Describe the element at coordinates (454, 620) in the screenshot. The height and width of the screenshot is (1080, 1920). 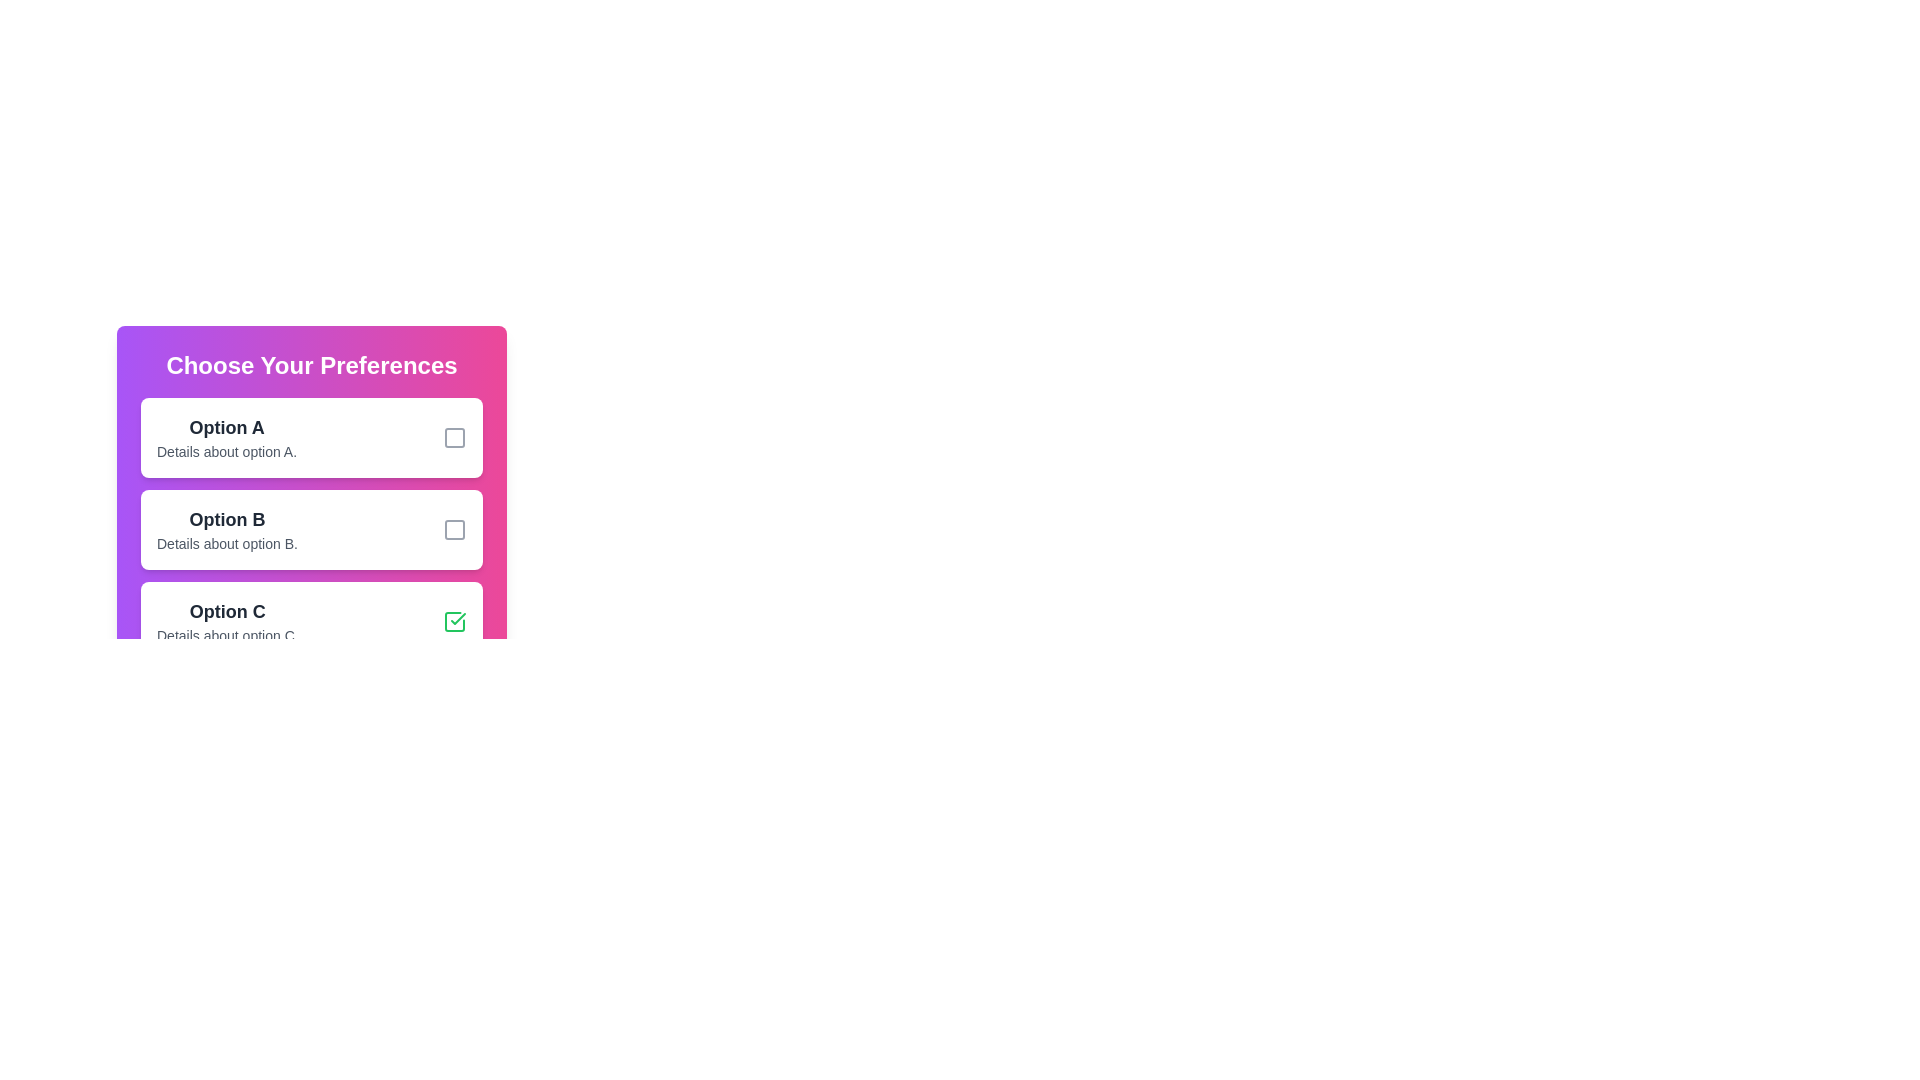
I see `the checkbox located in the 'Option C' section, which allows the user` at that location.